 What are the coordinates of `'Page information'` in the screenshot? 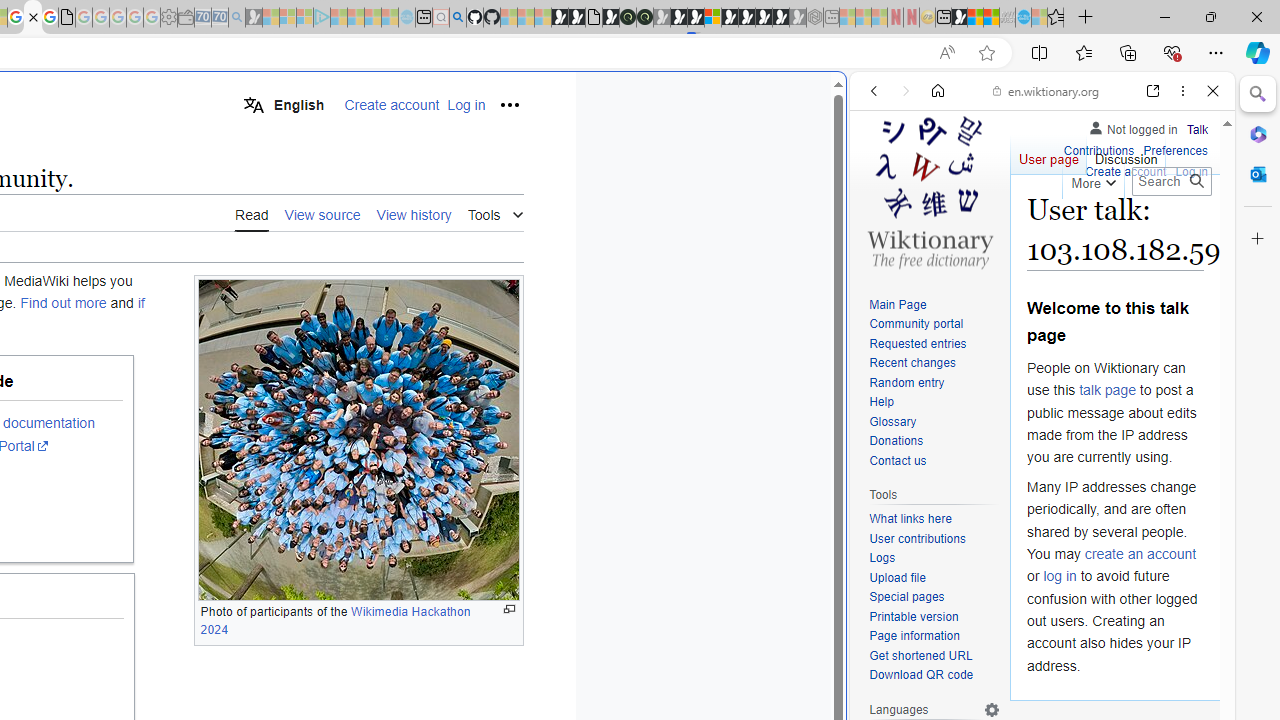 It's located at (913, 636).